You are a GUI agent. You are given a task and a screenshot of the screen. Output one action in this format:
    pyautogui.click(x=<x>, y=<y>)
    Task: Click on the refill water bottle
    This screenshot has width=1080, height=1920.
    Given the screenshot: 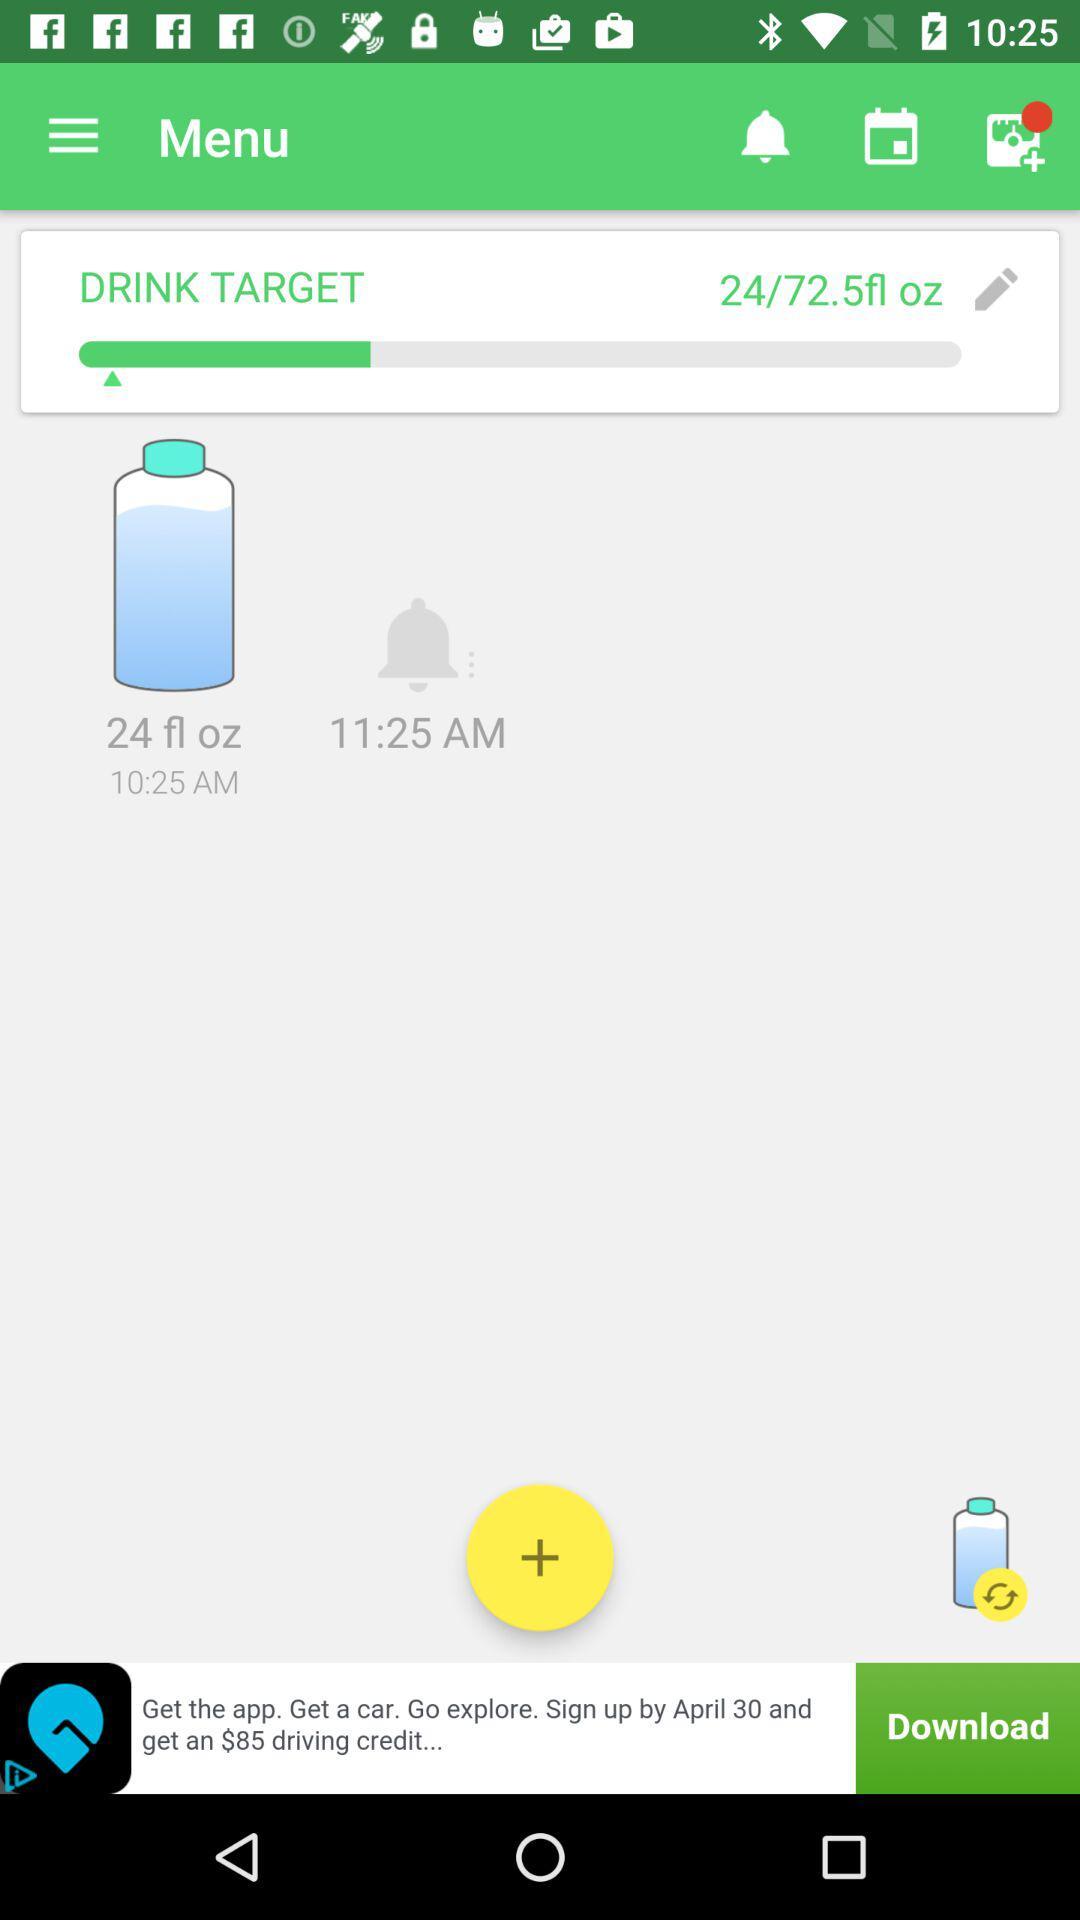 What is the action you would take?
    pyautogui.click(x=979, y=1556)
    